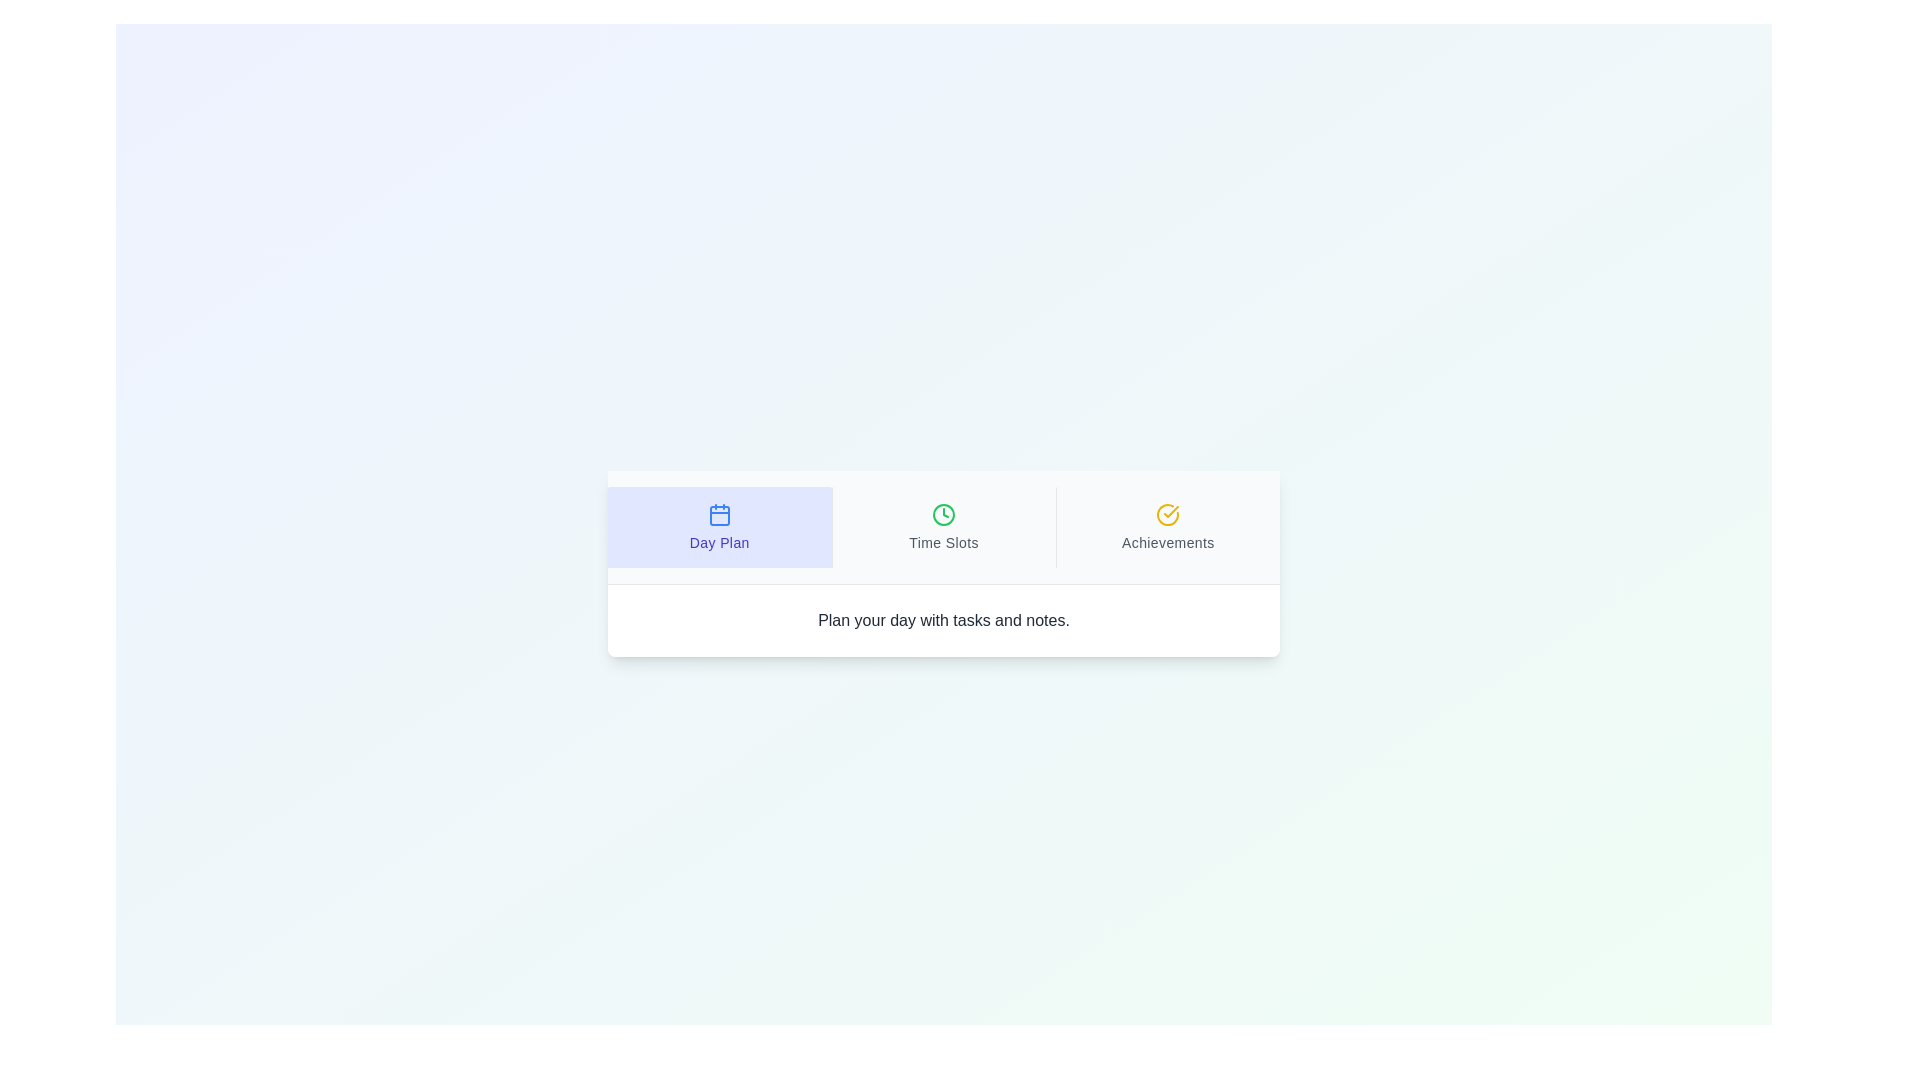 The height and width of the screenshot is (1080, 1920). I want to click on the tab labeled Time Slots to observe visual changes, so click(942, 526).